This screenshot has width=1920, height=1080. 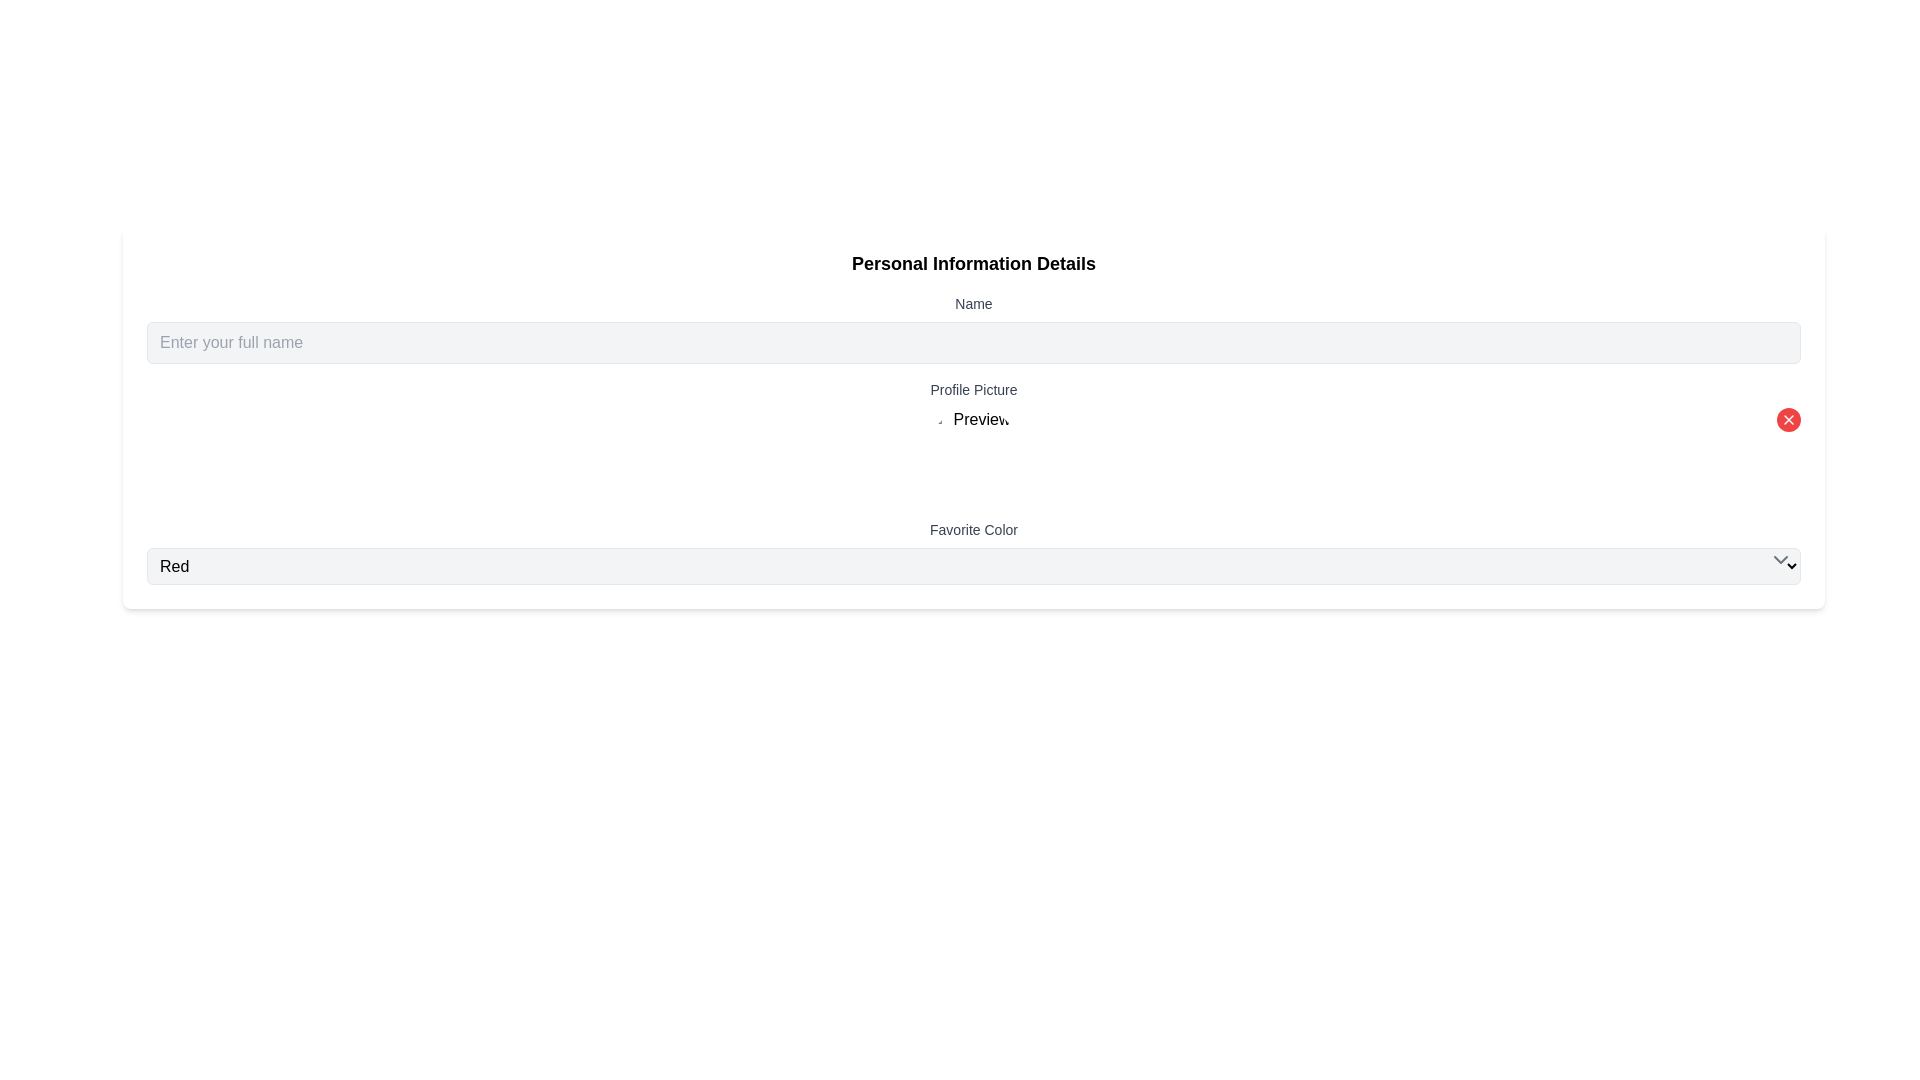 What do you see at coordinates (974, 566) in the screenshot?
I see `the 'Favorite Color' dropdown menu to enhance accessibility` at bounding box center [974, 566].